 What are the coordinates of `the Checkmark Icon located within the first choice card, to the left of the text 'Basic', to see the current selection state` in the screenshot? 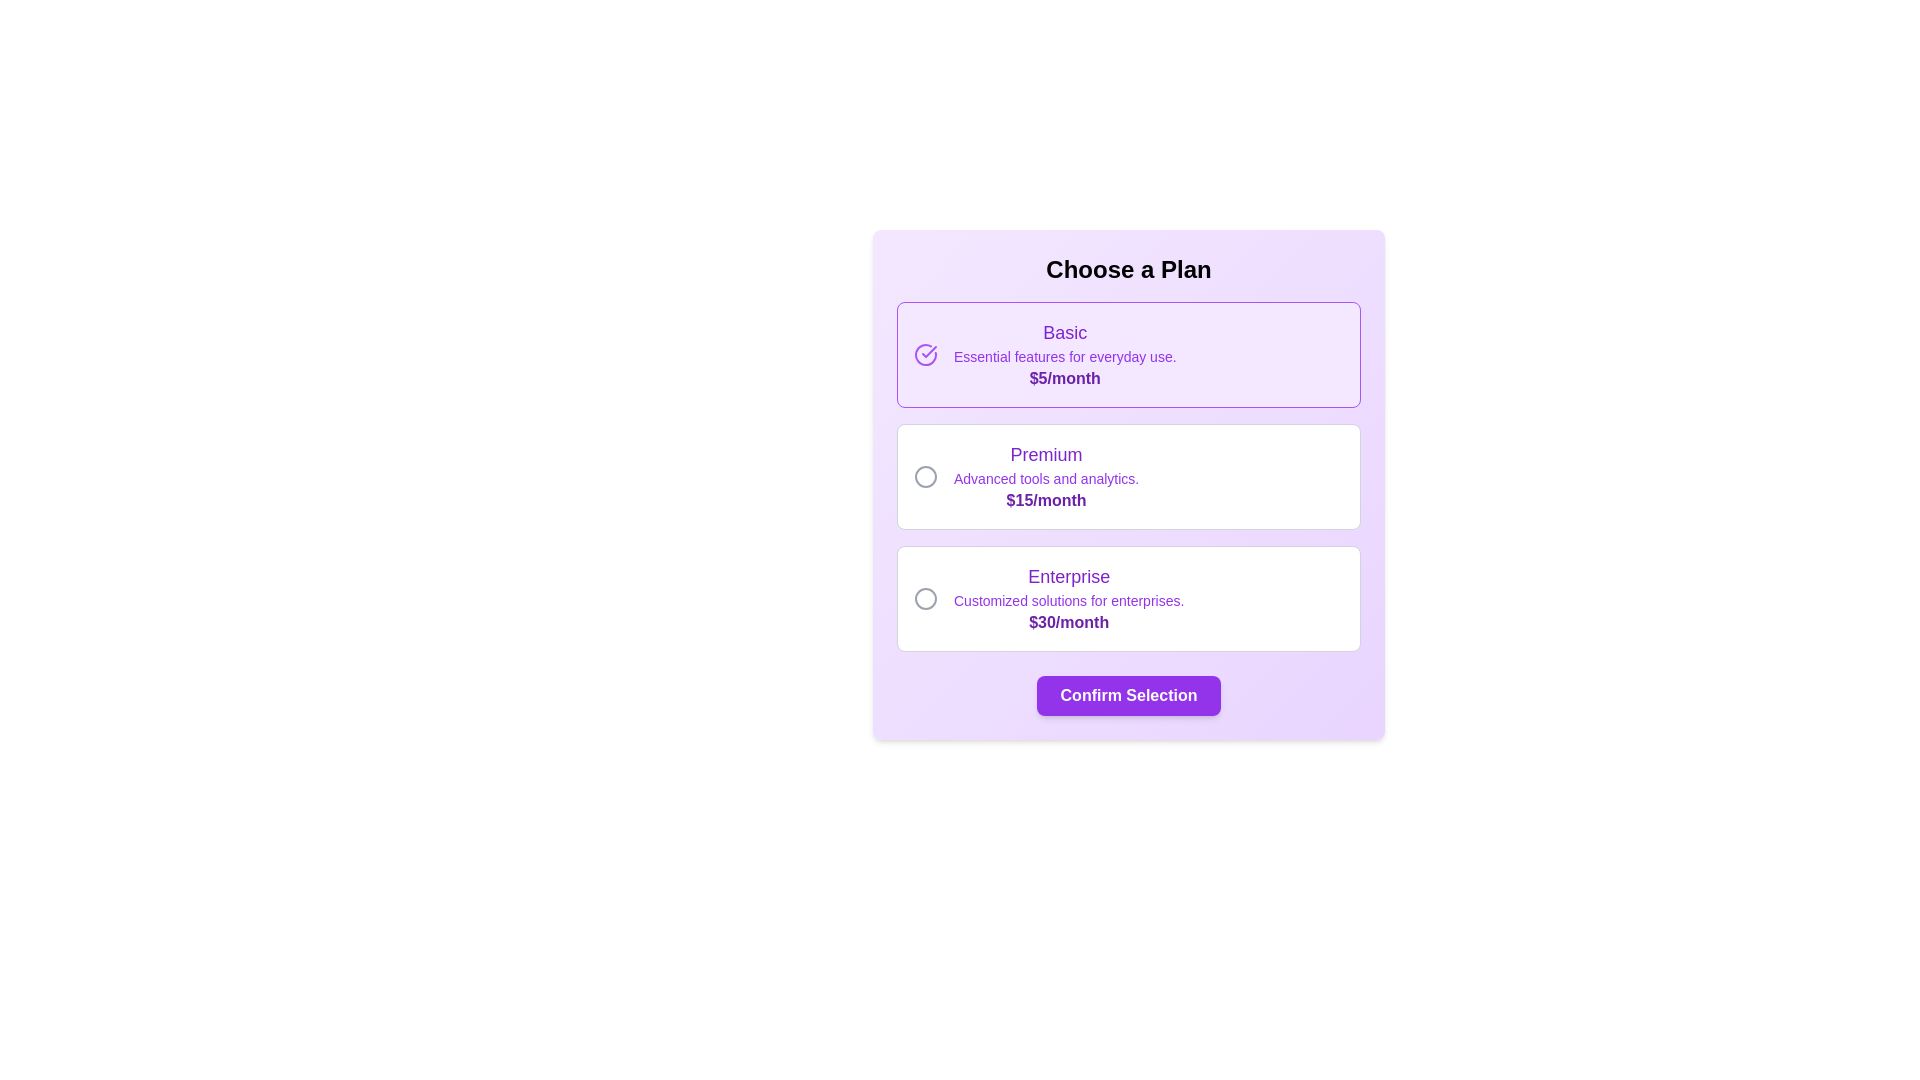 It's located at (928, 350).